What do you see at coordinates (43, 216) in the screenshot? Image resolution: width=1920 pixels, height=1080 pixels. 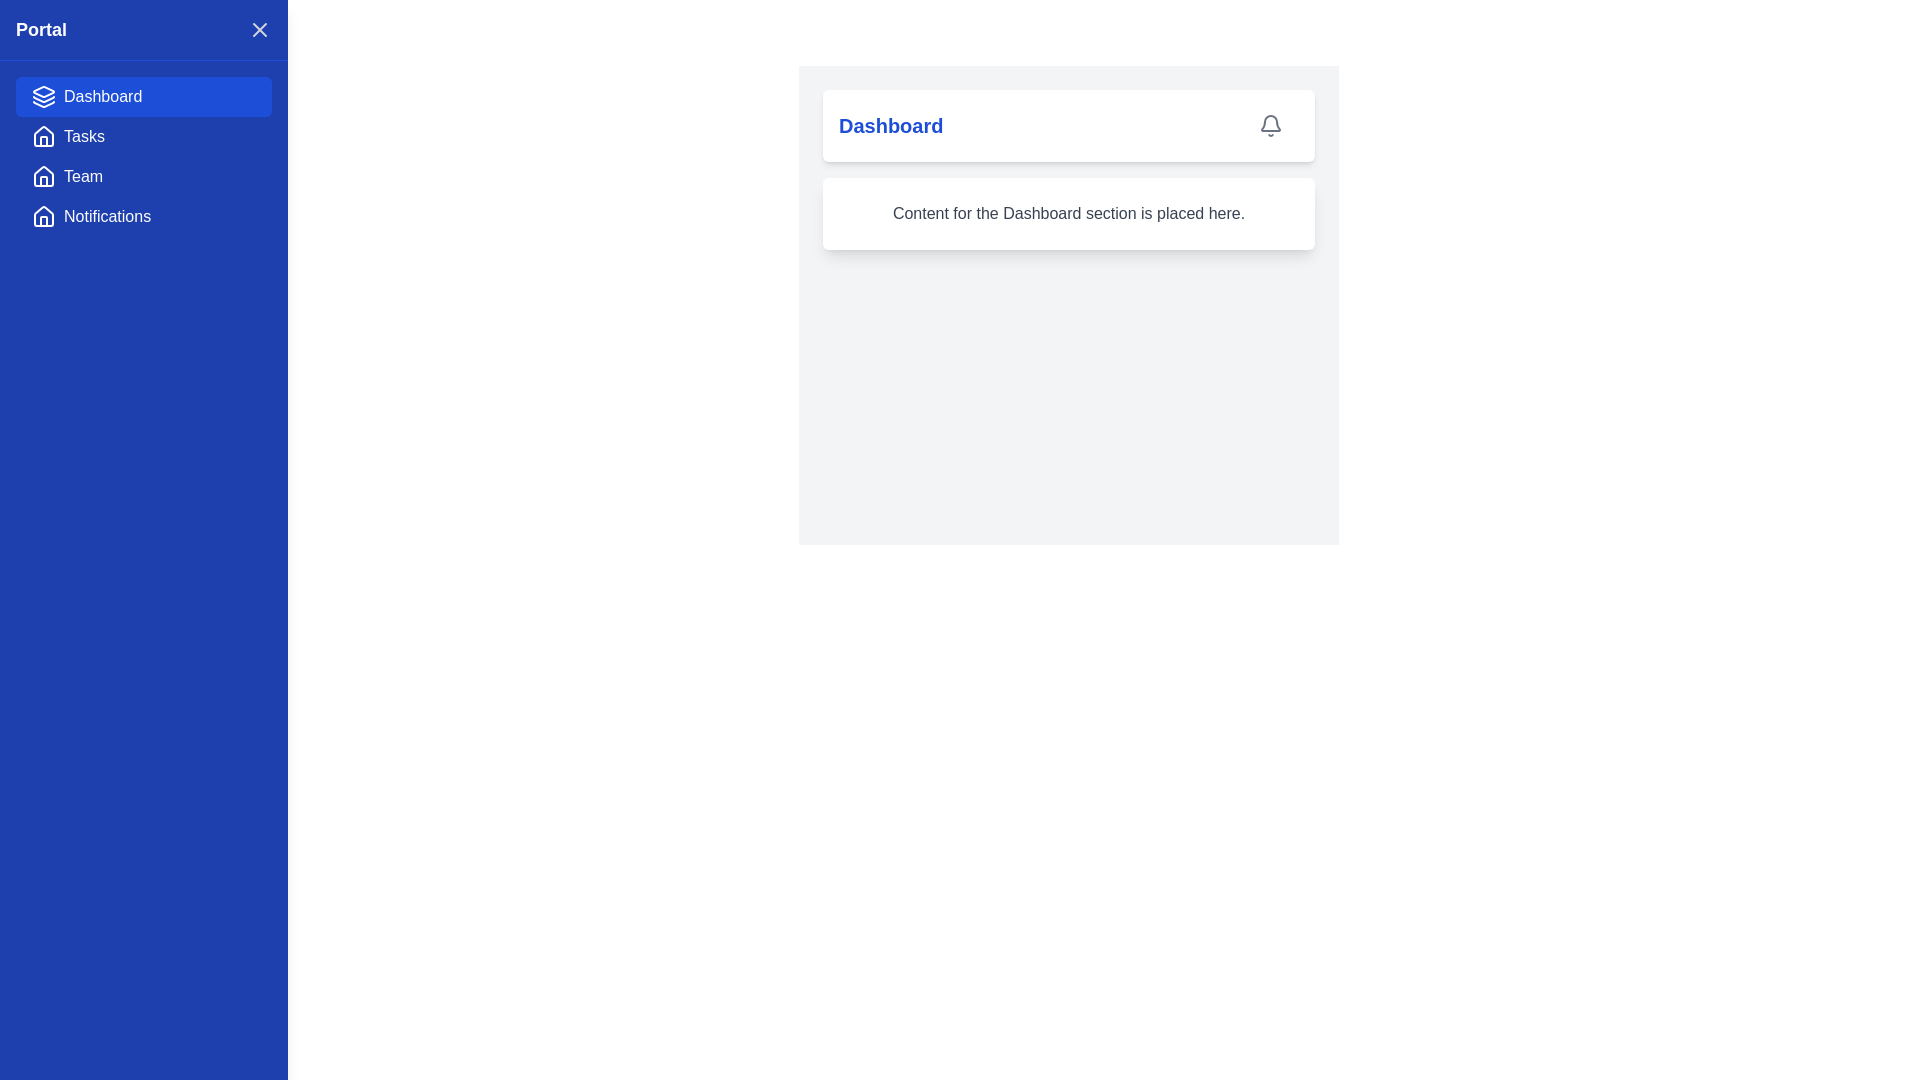 I see `the house icon in outlined style located in the navigation menu next to the 'Notifications' label` at bounding box center [43, 216].